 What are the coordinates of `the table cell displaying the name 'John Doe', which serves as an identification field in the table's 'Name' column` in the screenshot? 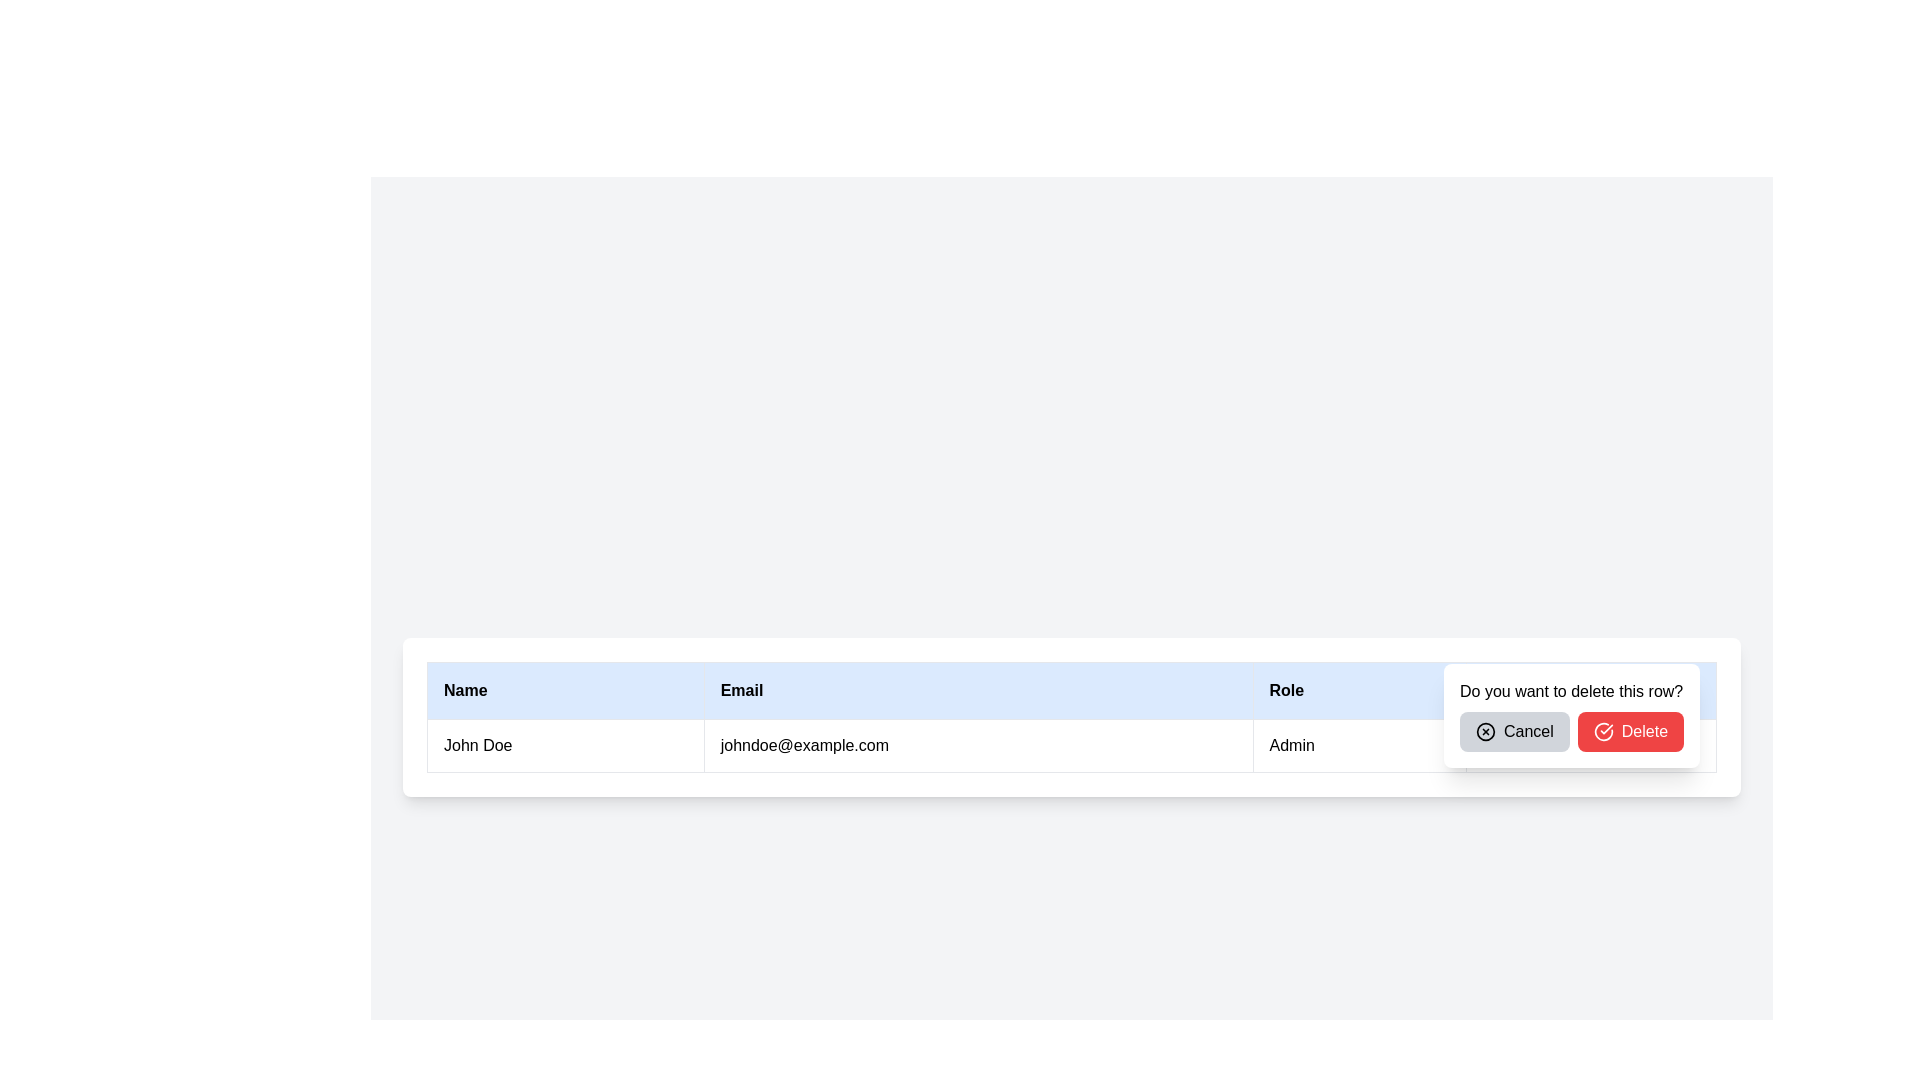 It's located at (564, 745).